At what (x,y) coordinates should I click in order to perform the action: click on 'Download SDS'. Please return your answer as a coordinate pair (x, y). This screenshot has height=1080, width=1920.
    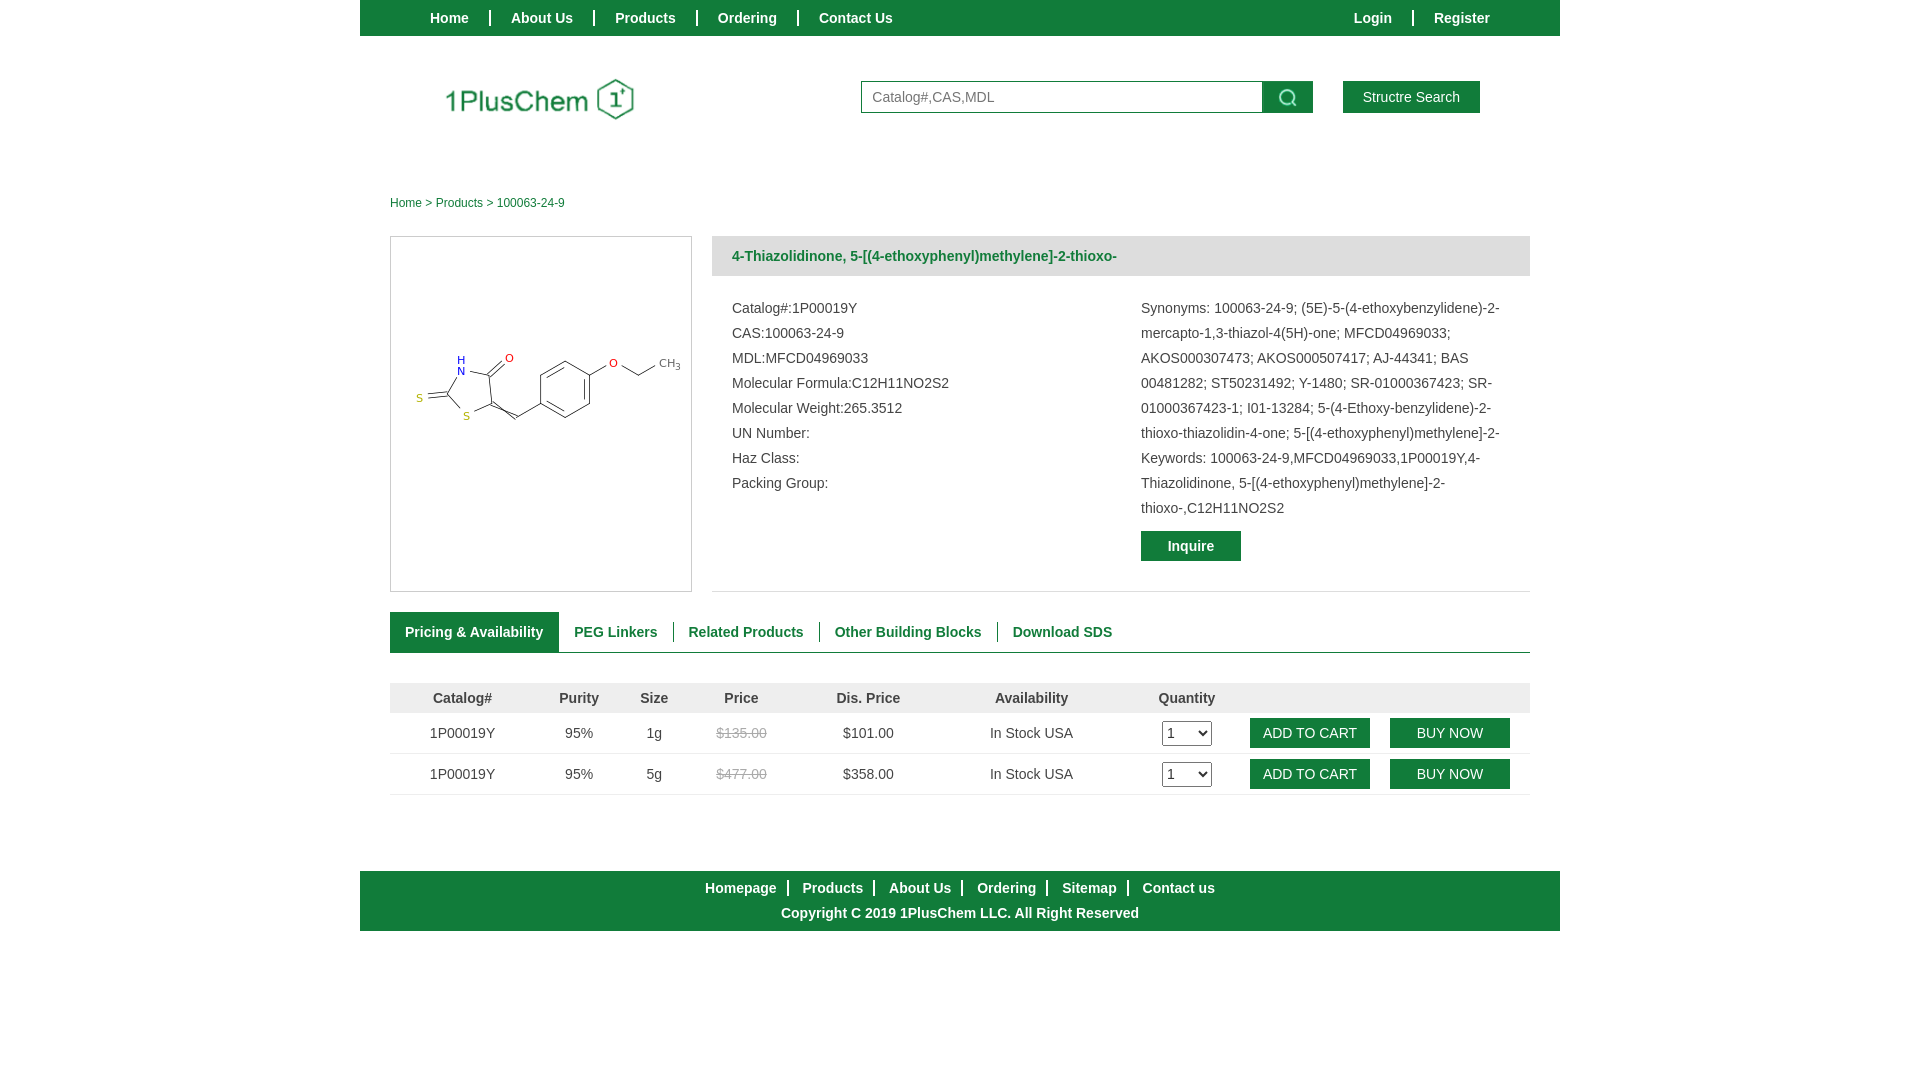
    Looking at the image, I should click on (998, 632).